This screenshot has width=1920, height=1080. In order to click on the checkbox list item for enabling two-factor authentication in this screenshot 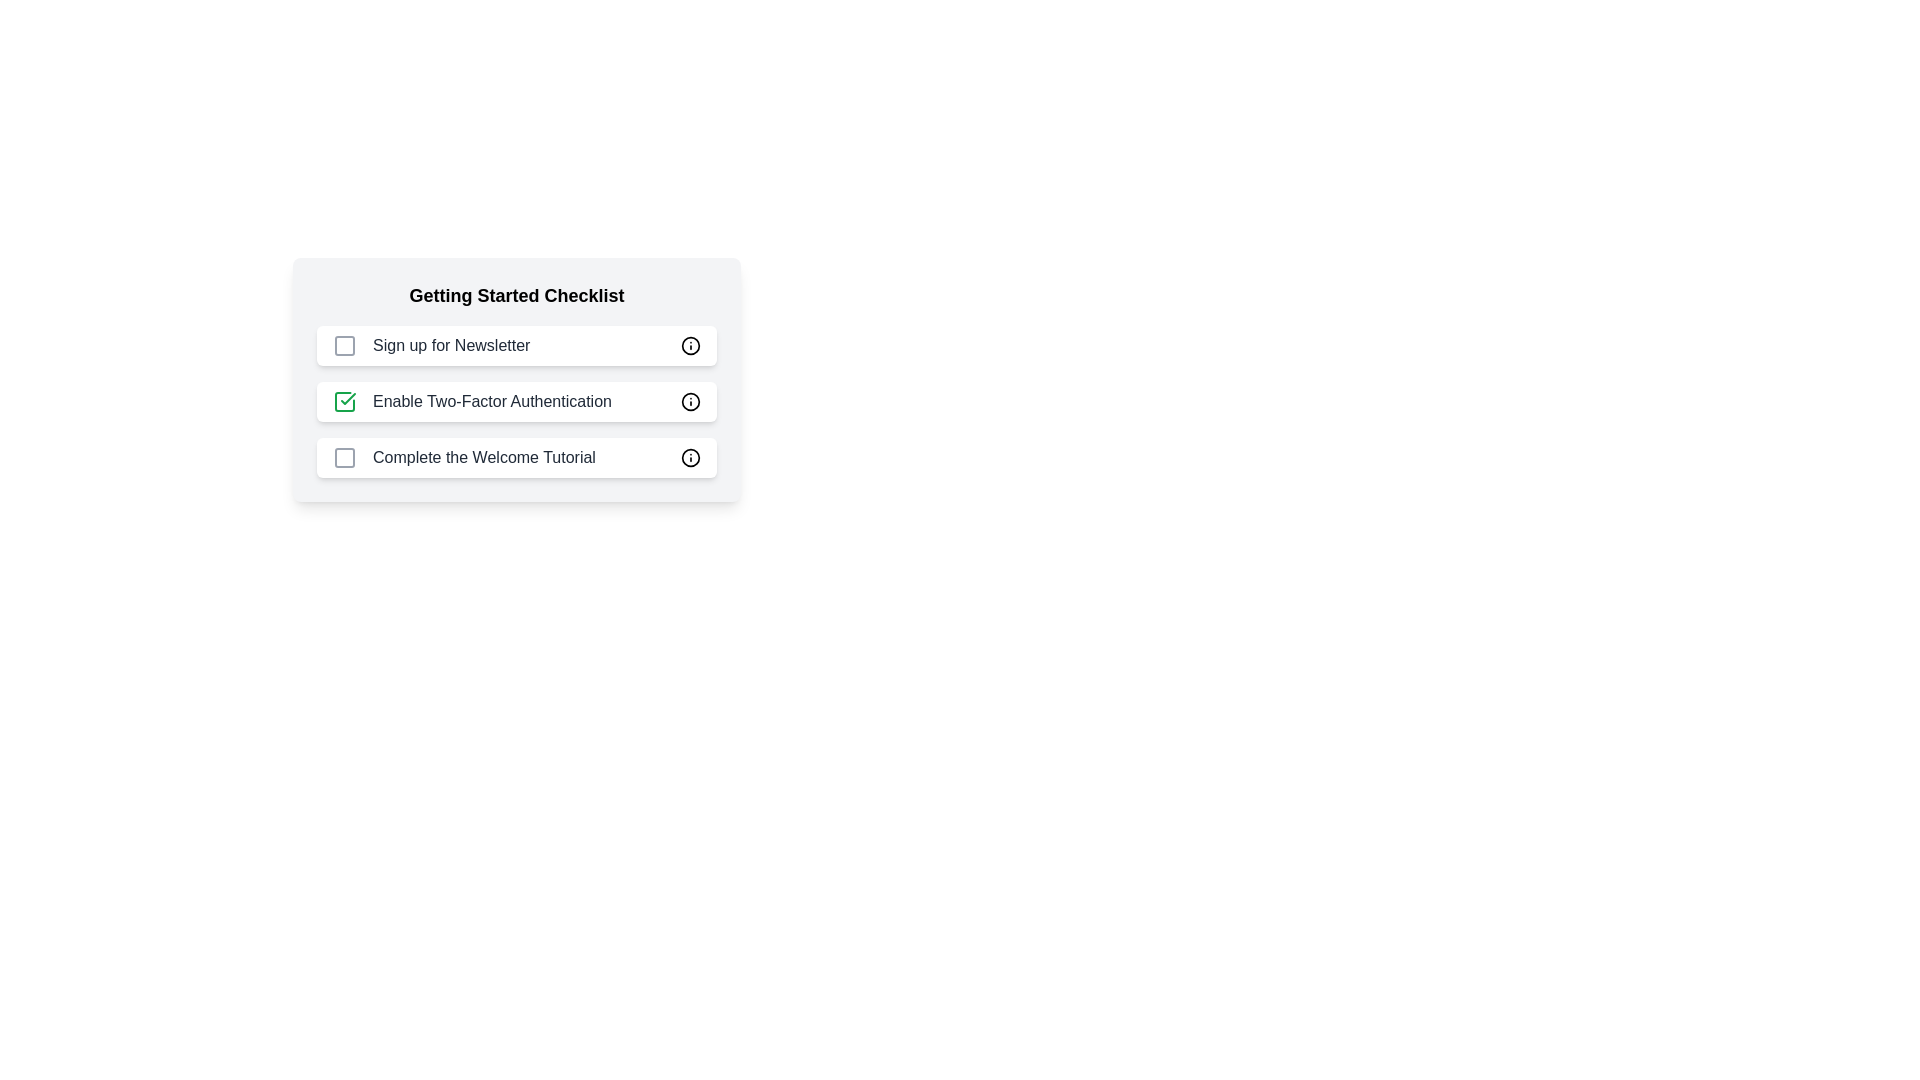, I will do `click(471, 401)`.